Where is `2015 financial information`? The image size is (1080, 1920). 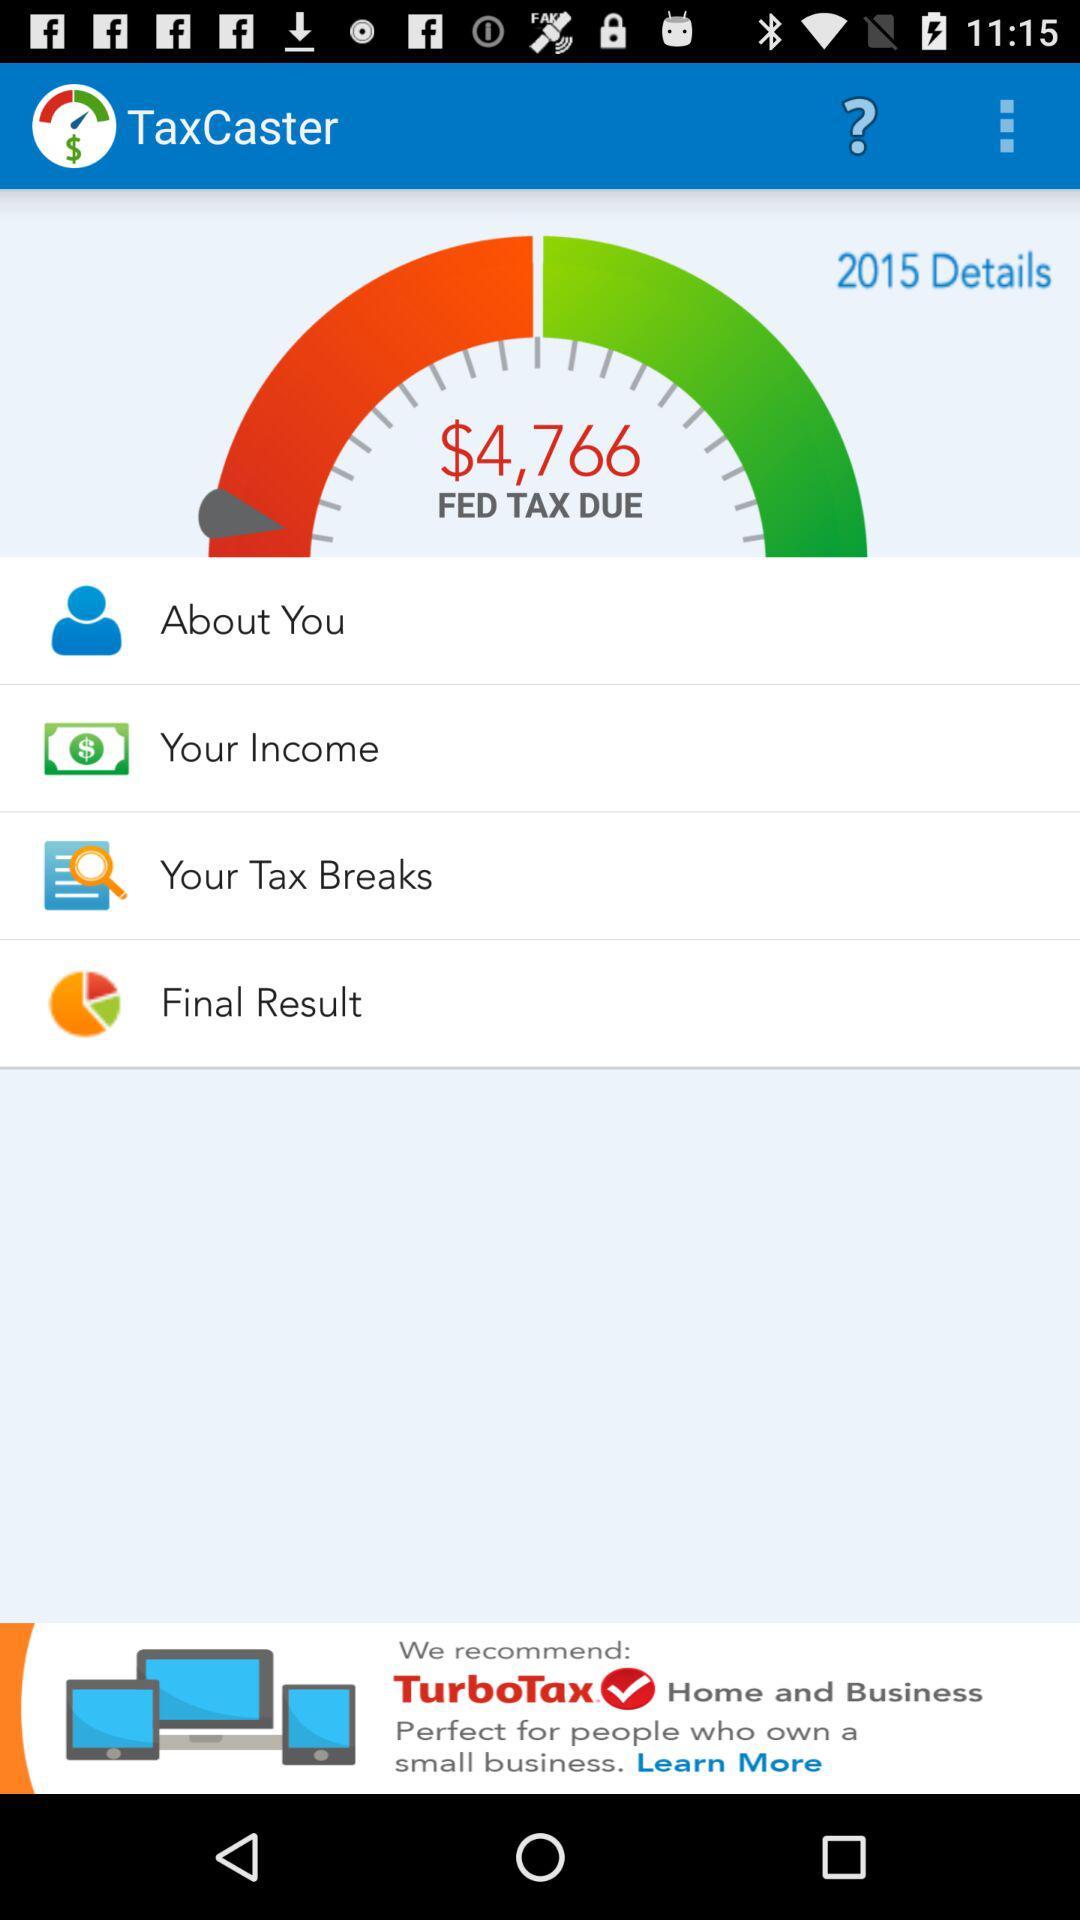 2015 financial information is located at coordinates (944, 269).